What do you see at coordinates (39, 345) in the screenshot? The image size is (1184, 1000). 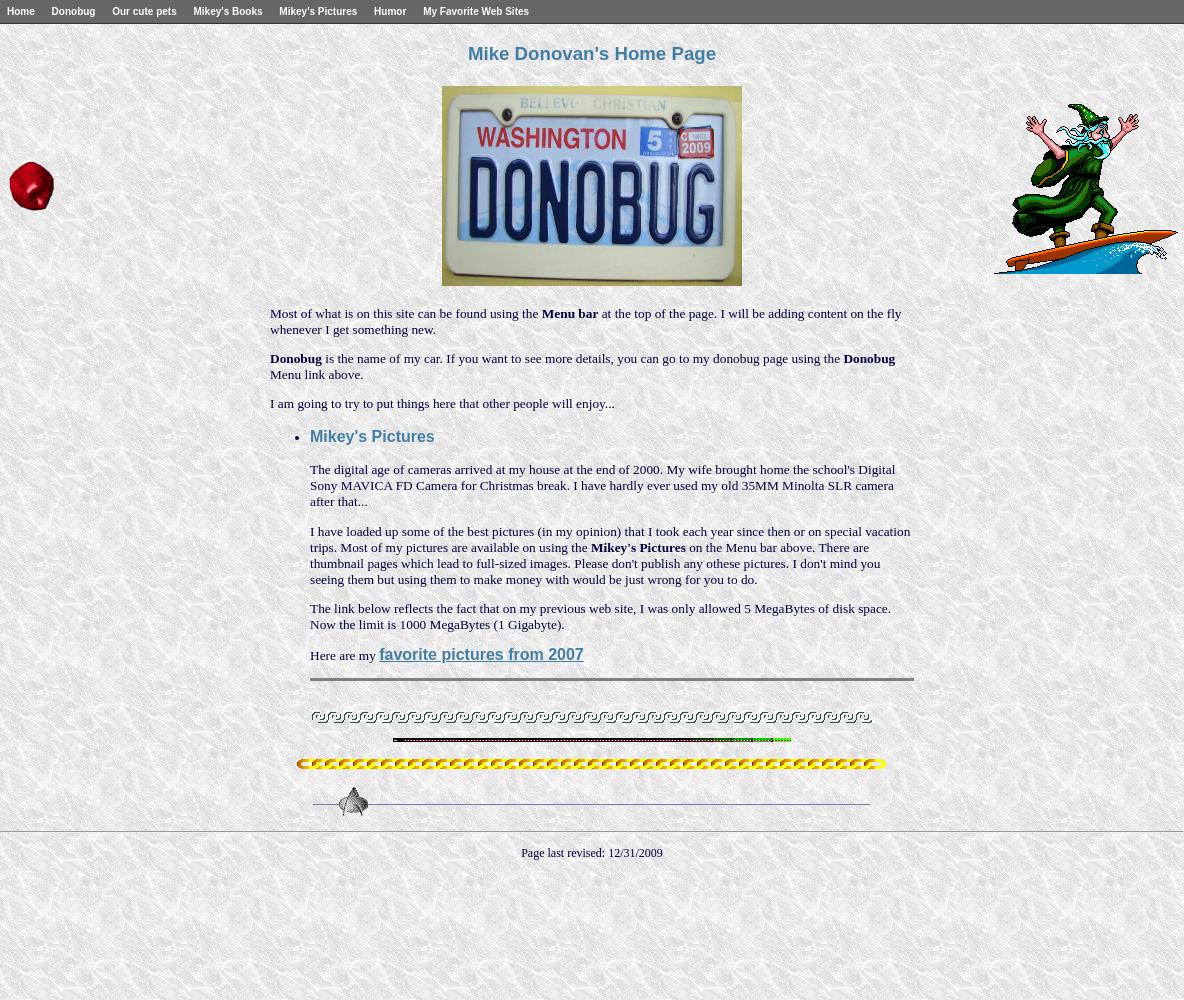 I see `'Best of 2008'` at bounding box center [39, 345].